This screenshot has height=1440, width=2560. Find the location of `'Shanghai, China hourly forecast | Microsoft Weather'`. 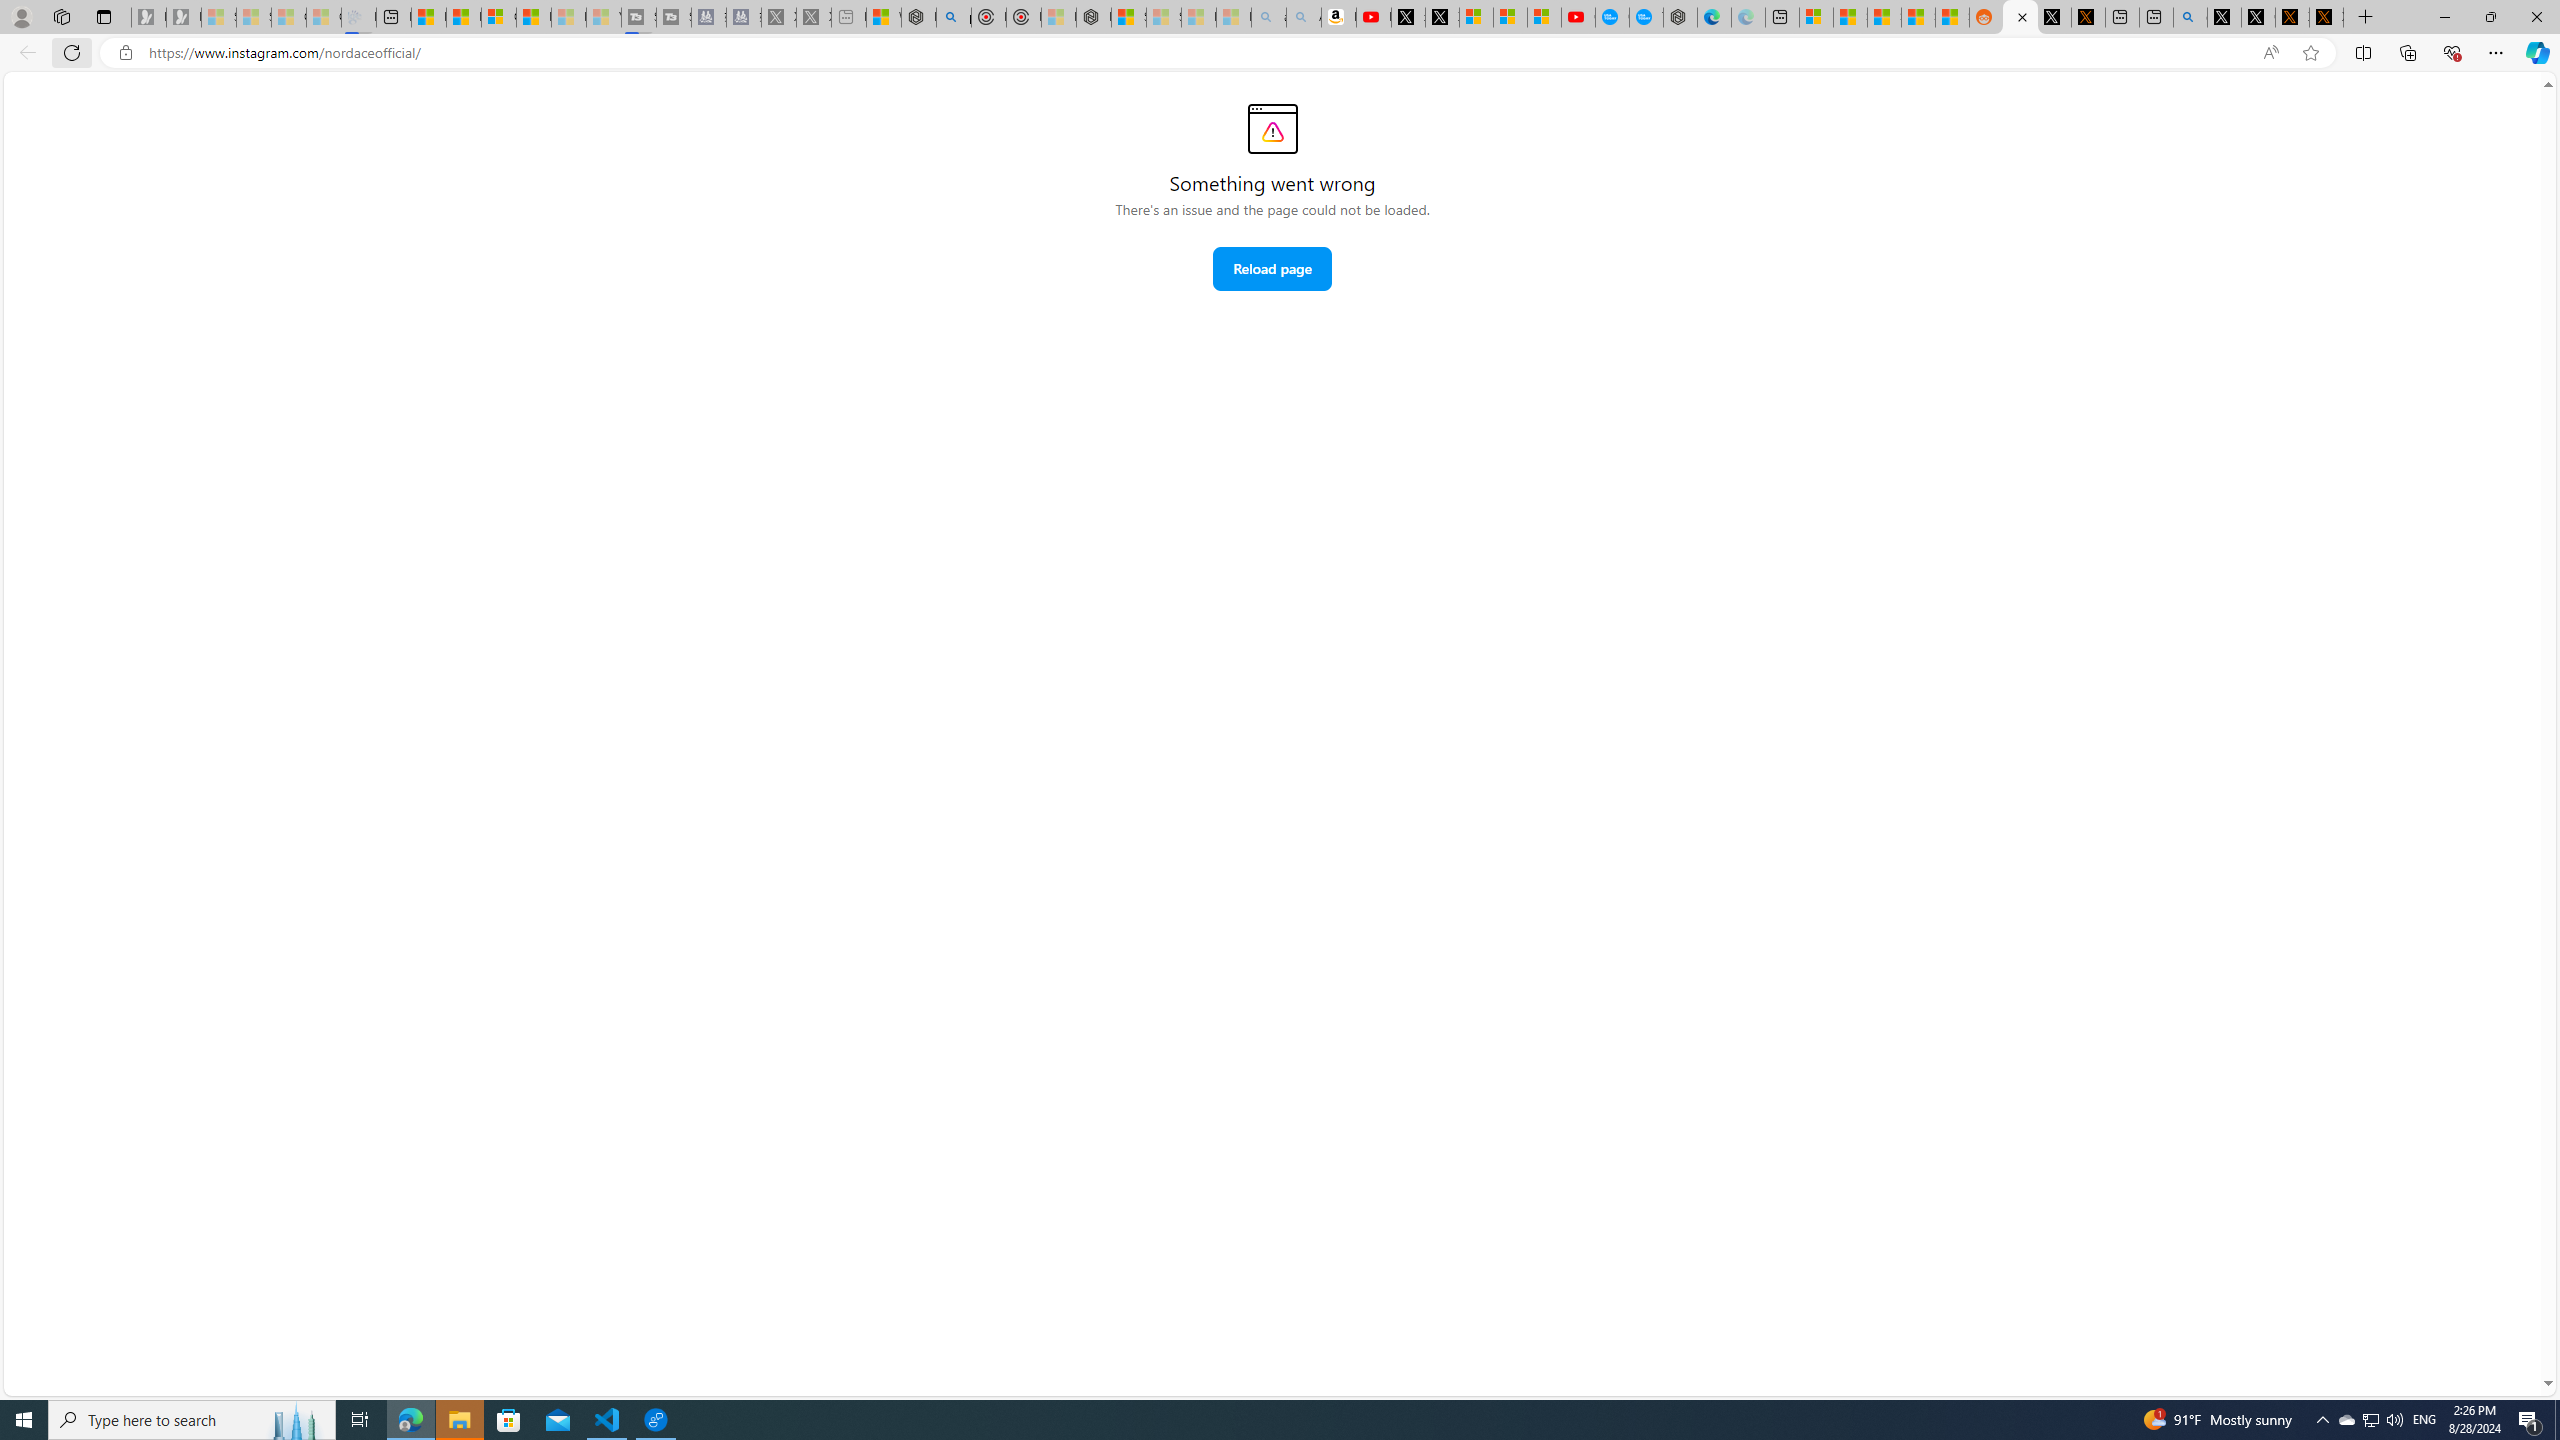

'Shanghai, China hourly forecast | Microsoft Weather' is located at coordinates (1883, 16).